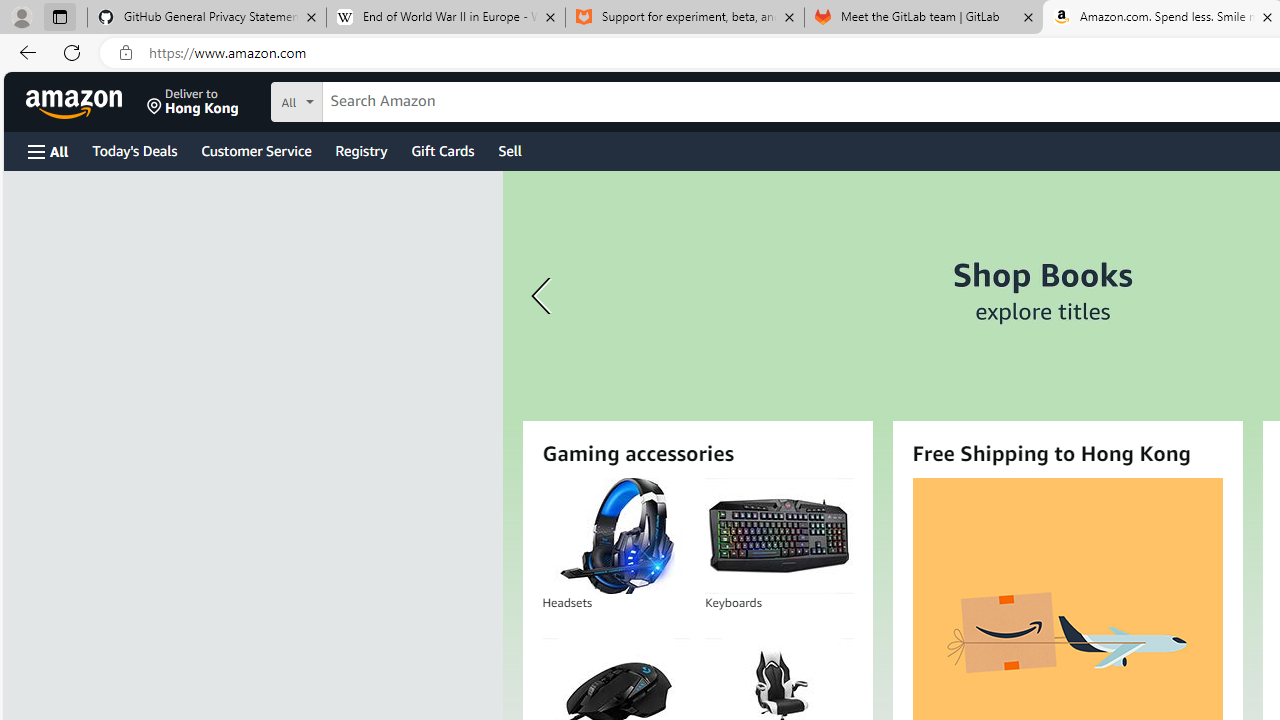 Image resolution: width=1280 pixels, height=720 pixels. I want to click on 'Headsets', so click(614, 535).